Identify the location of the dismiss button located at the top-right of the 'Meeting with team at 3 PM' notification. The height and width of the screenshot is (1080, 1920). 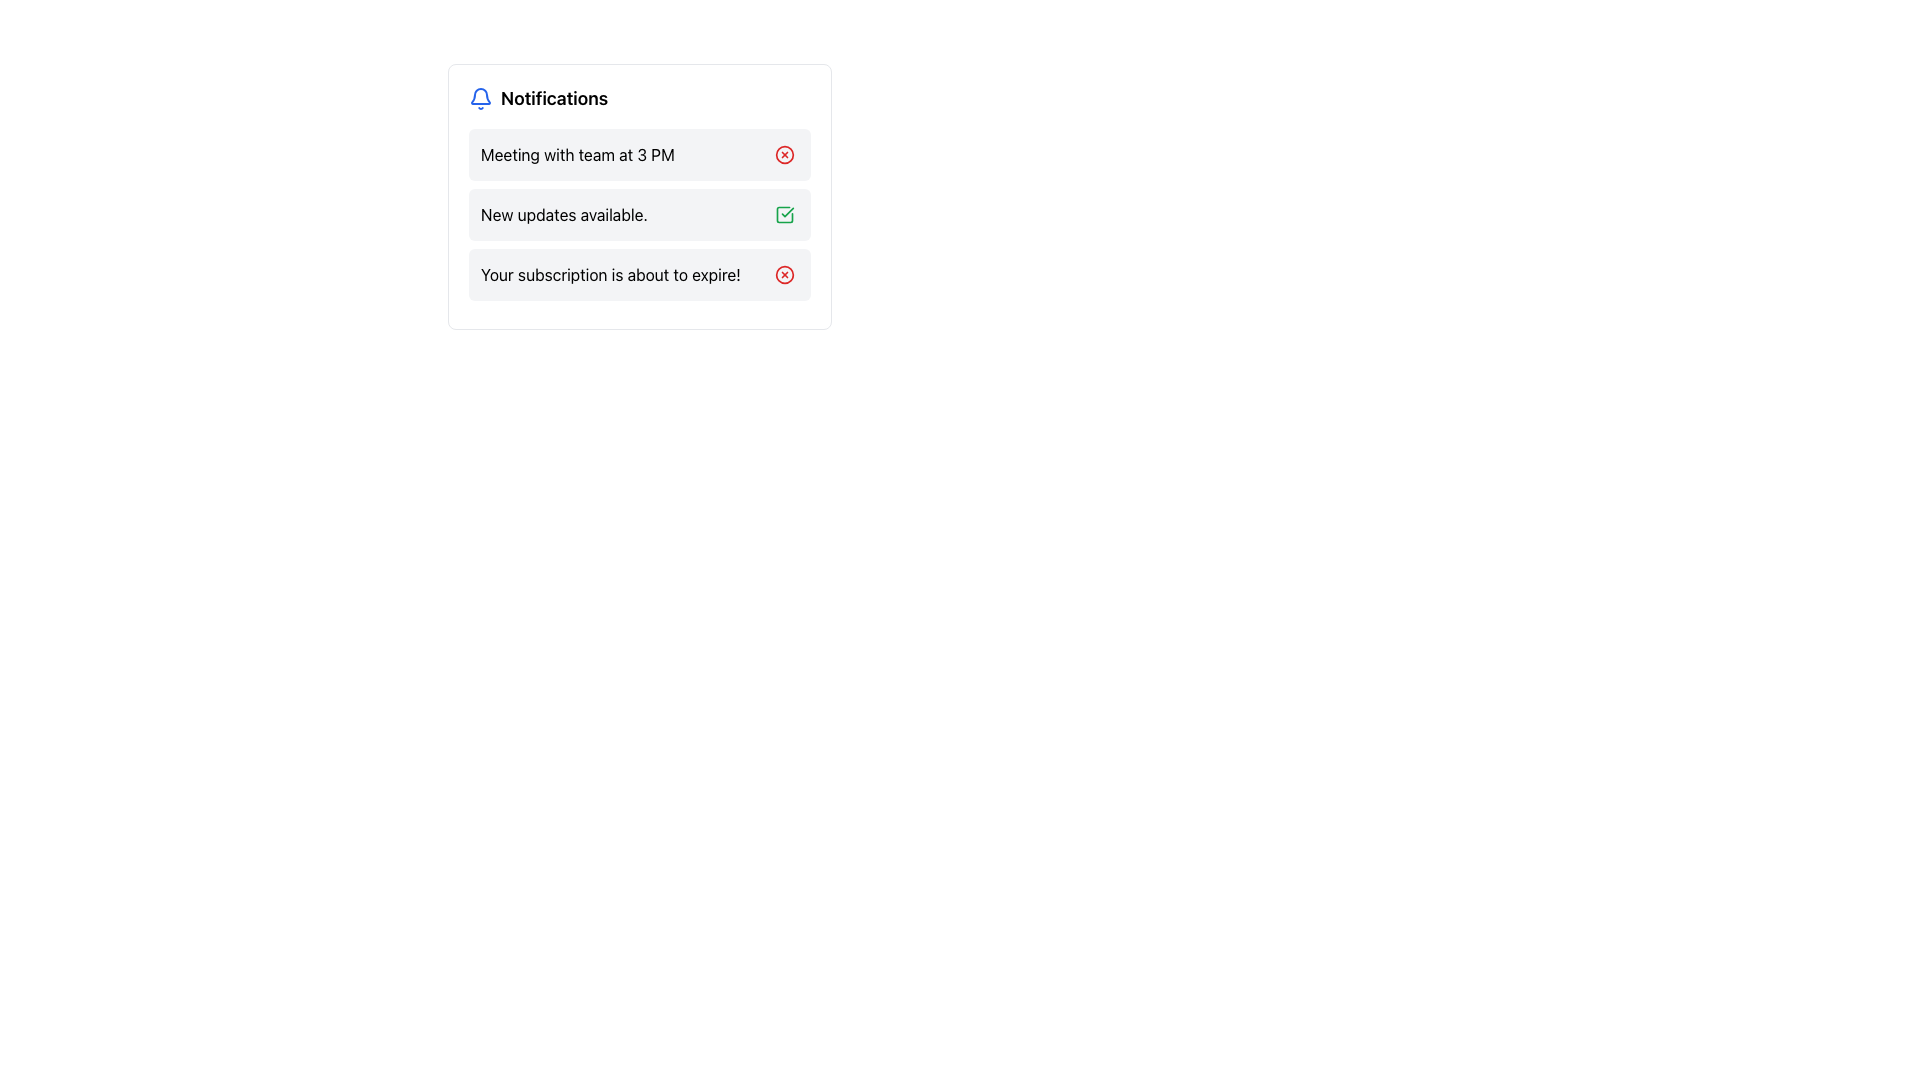
(784, 153).